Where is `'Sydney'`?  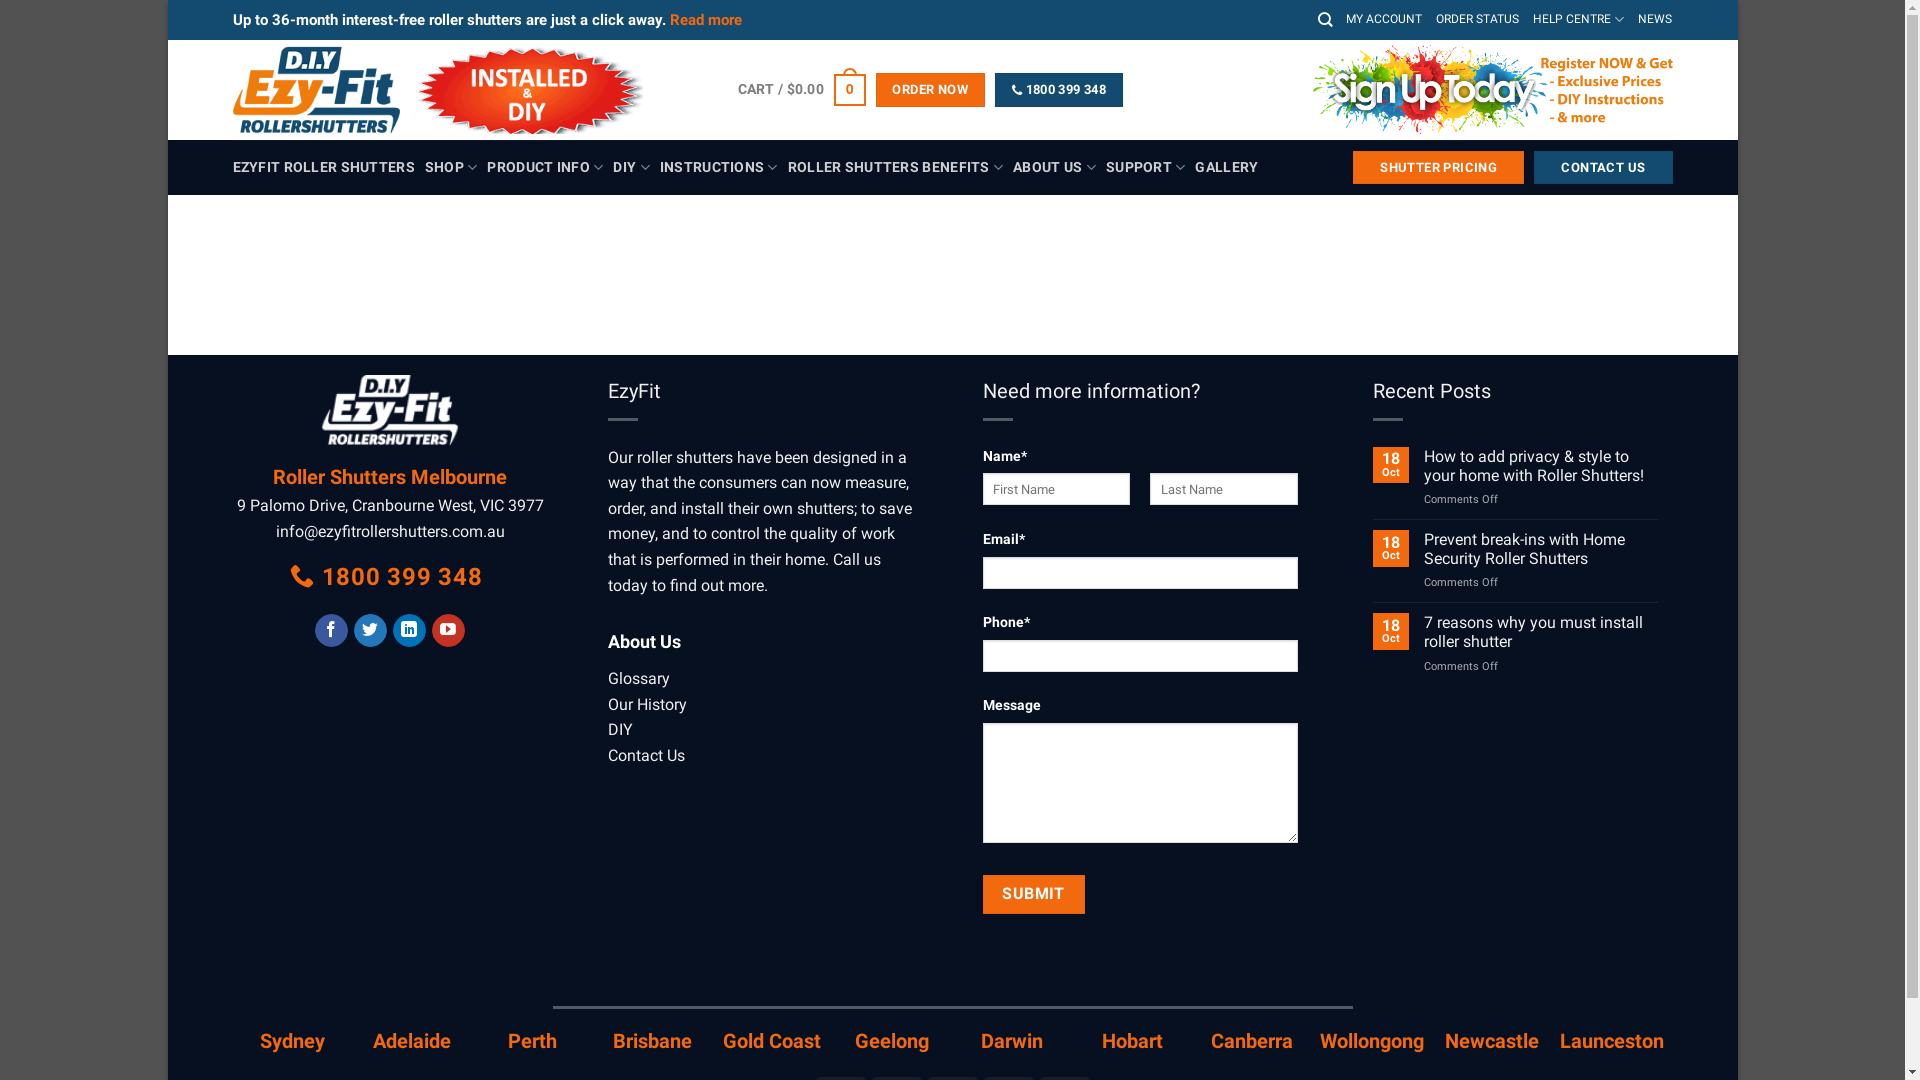
'Sydney' is located at coordinates (291, 1040).